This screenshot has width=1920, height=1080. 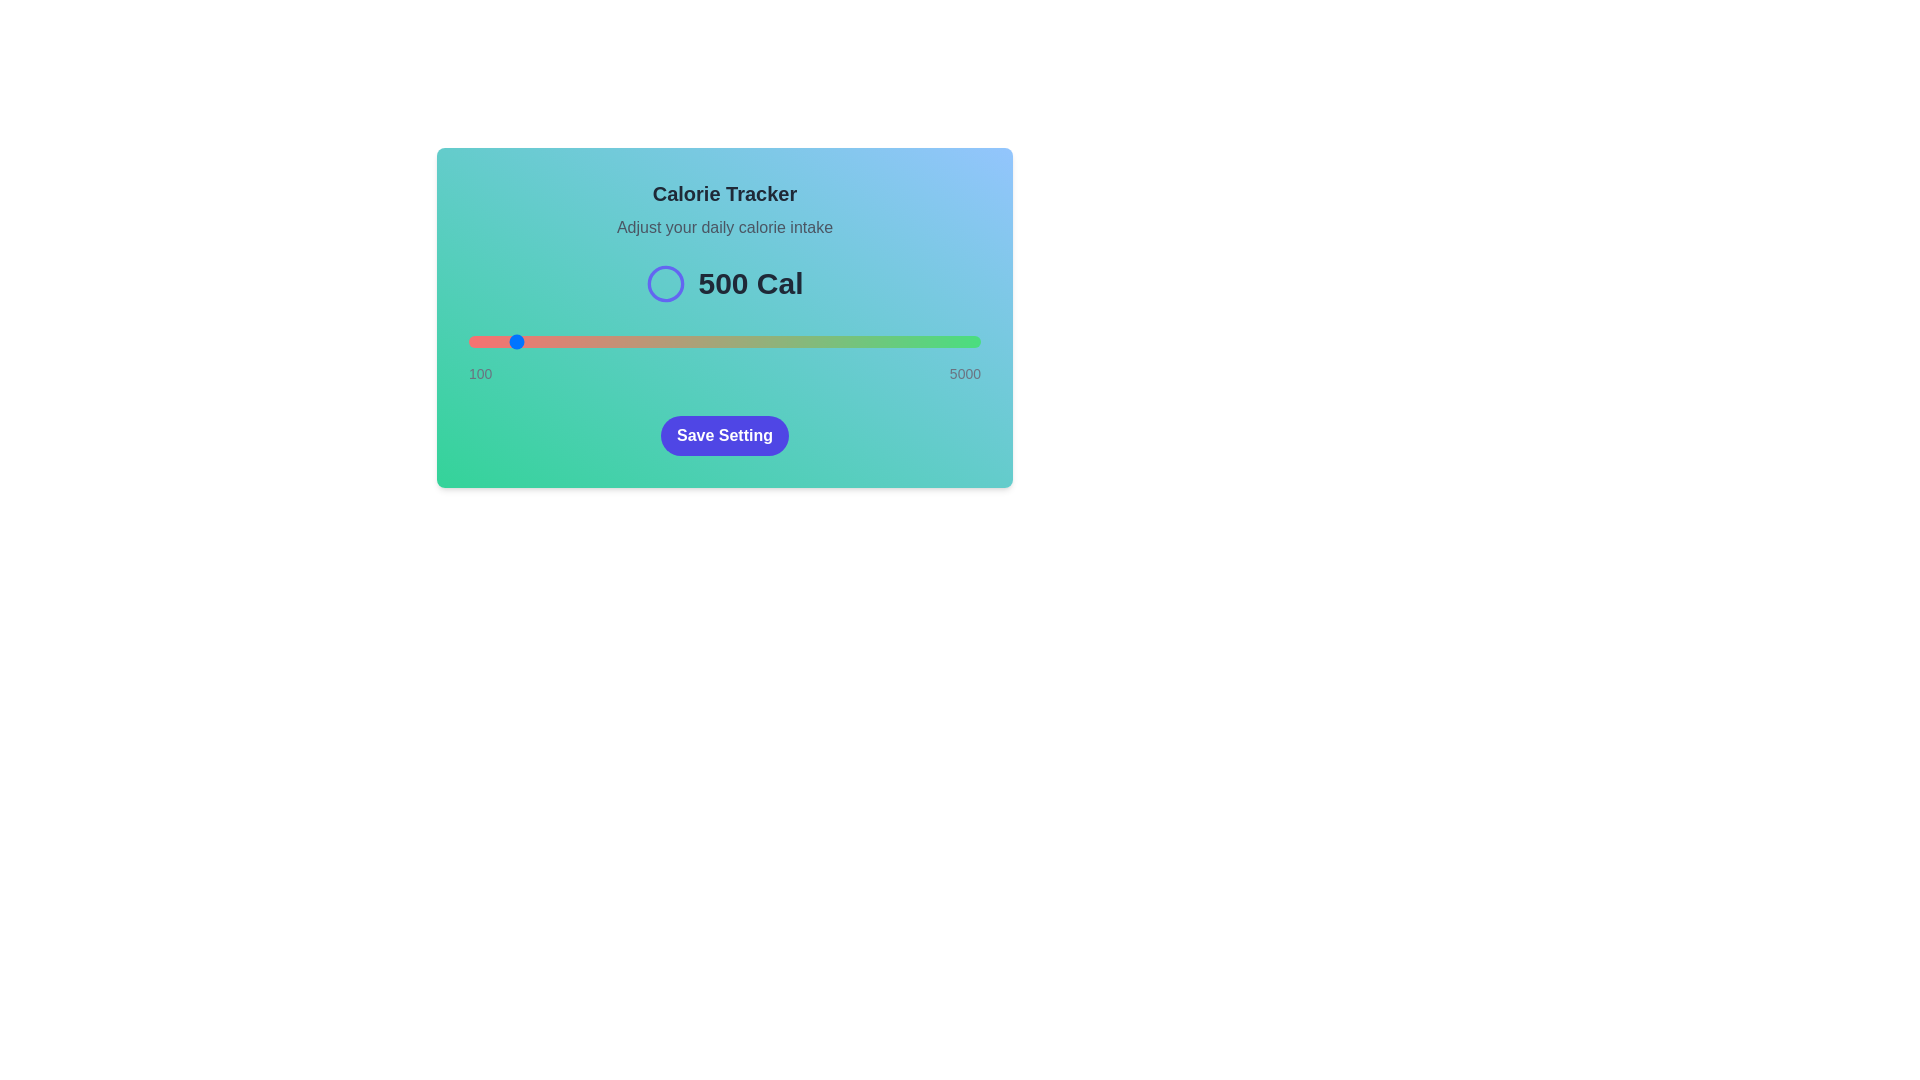 I want to click on the slider to 4264 calories to observe the color gradient, so click(x=903, y=341).